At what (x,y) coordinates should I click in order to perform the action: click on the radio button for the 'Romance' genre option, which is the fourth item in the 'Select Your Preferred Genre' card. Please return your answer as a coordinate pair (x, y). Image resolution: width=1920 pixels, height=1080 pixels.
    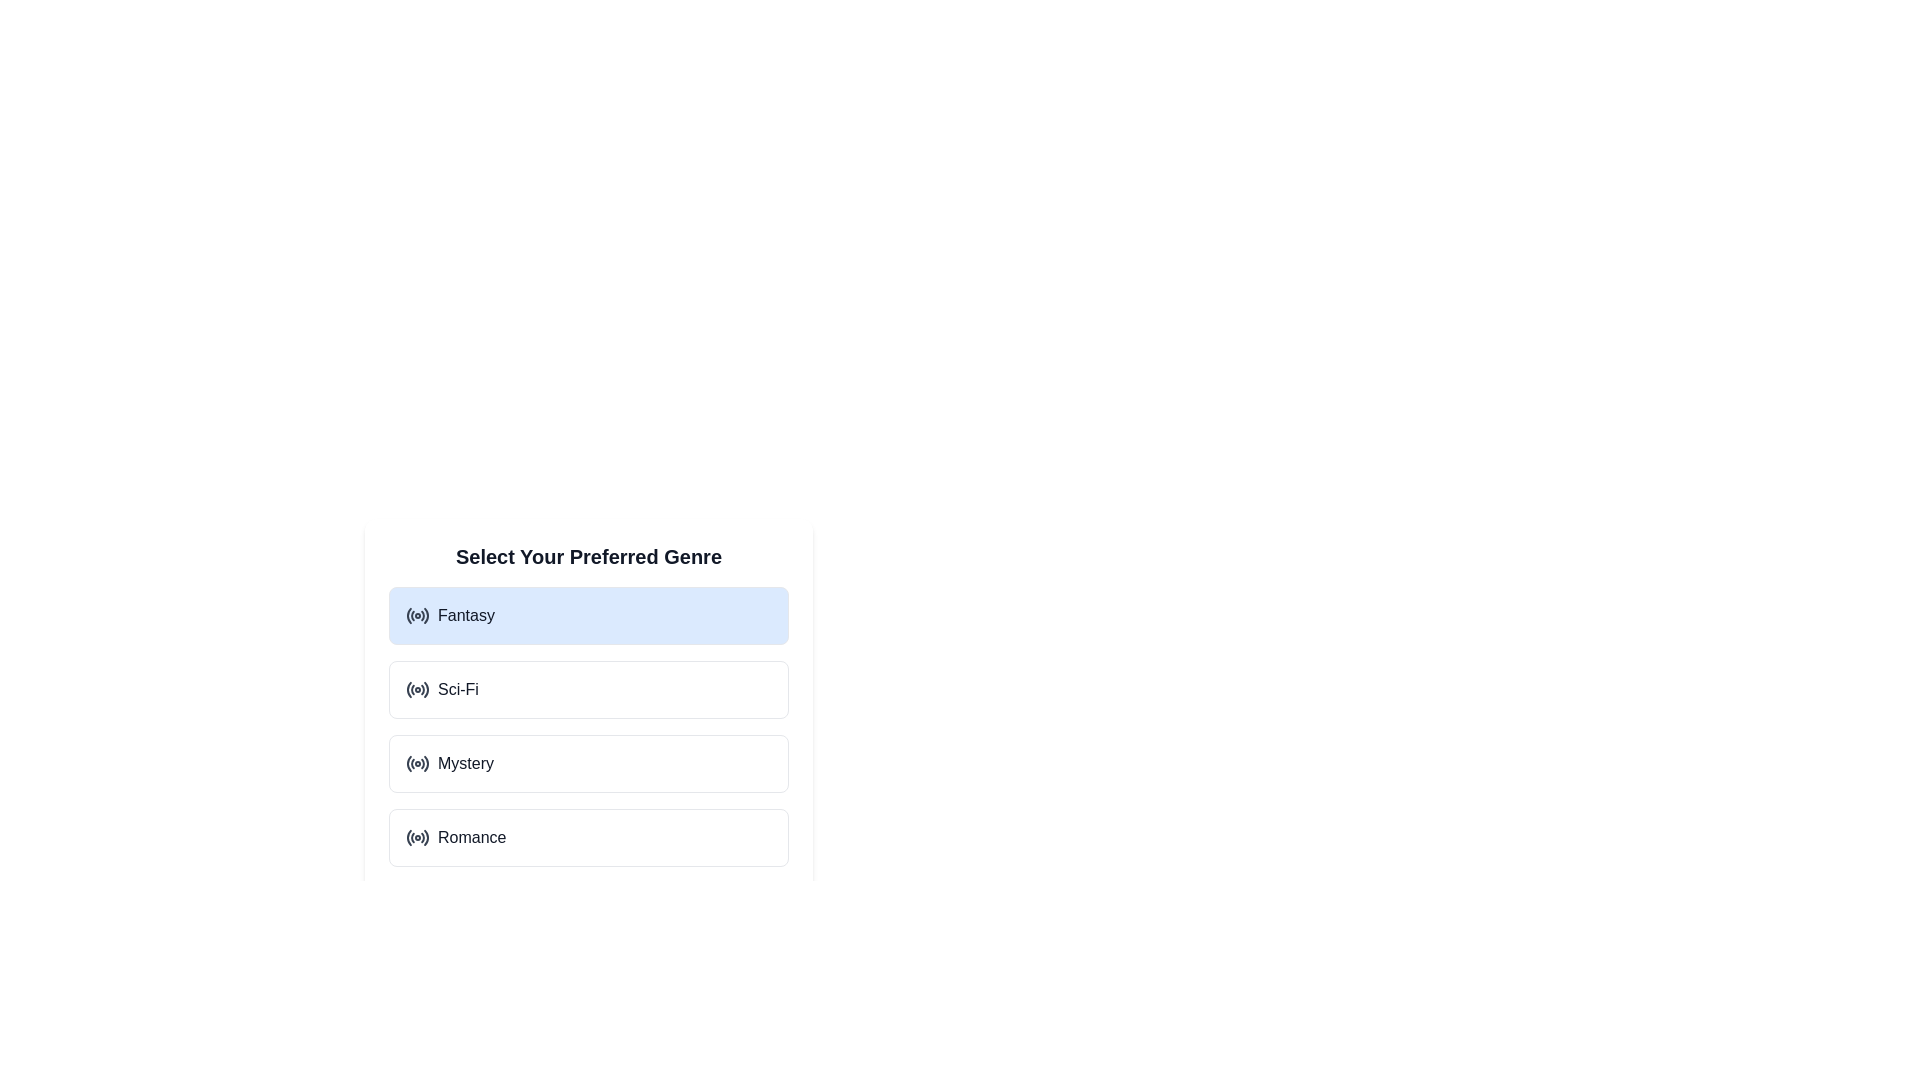
    Looking at the image, I should click on (588, 837).